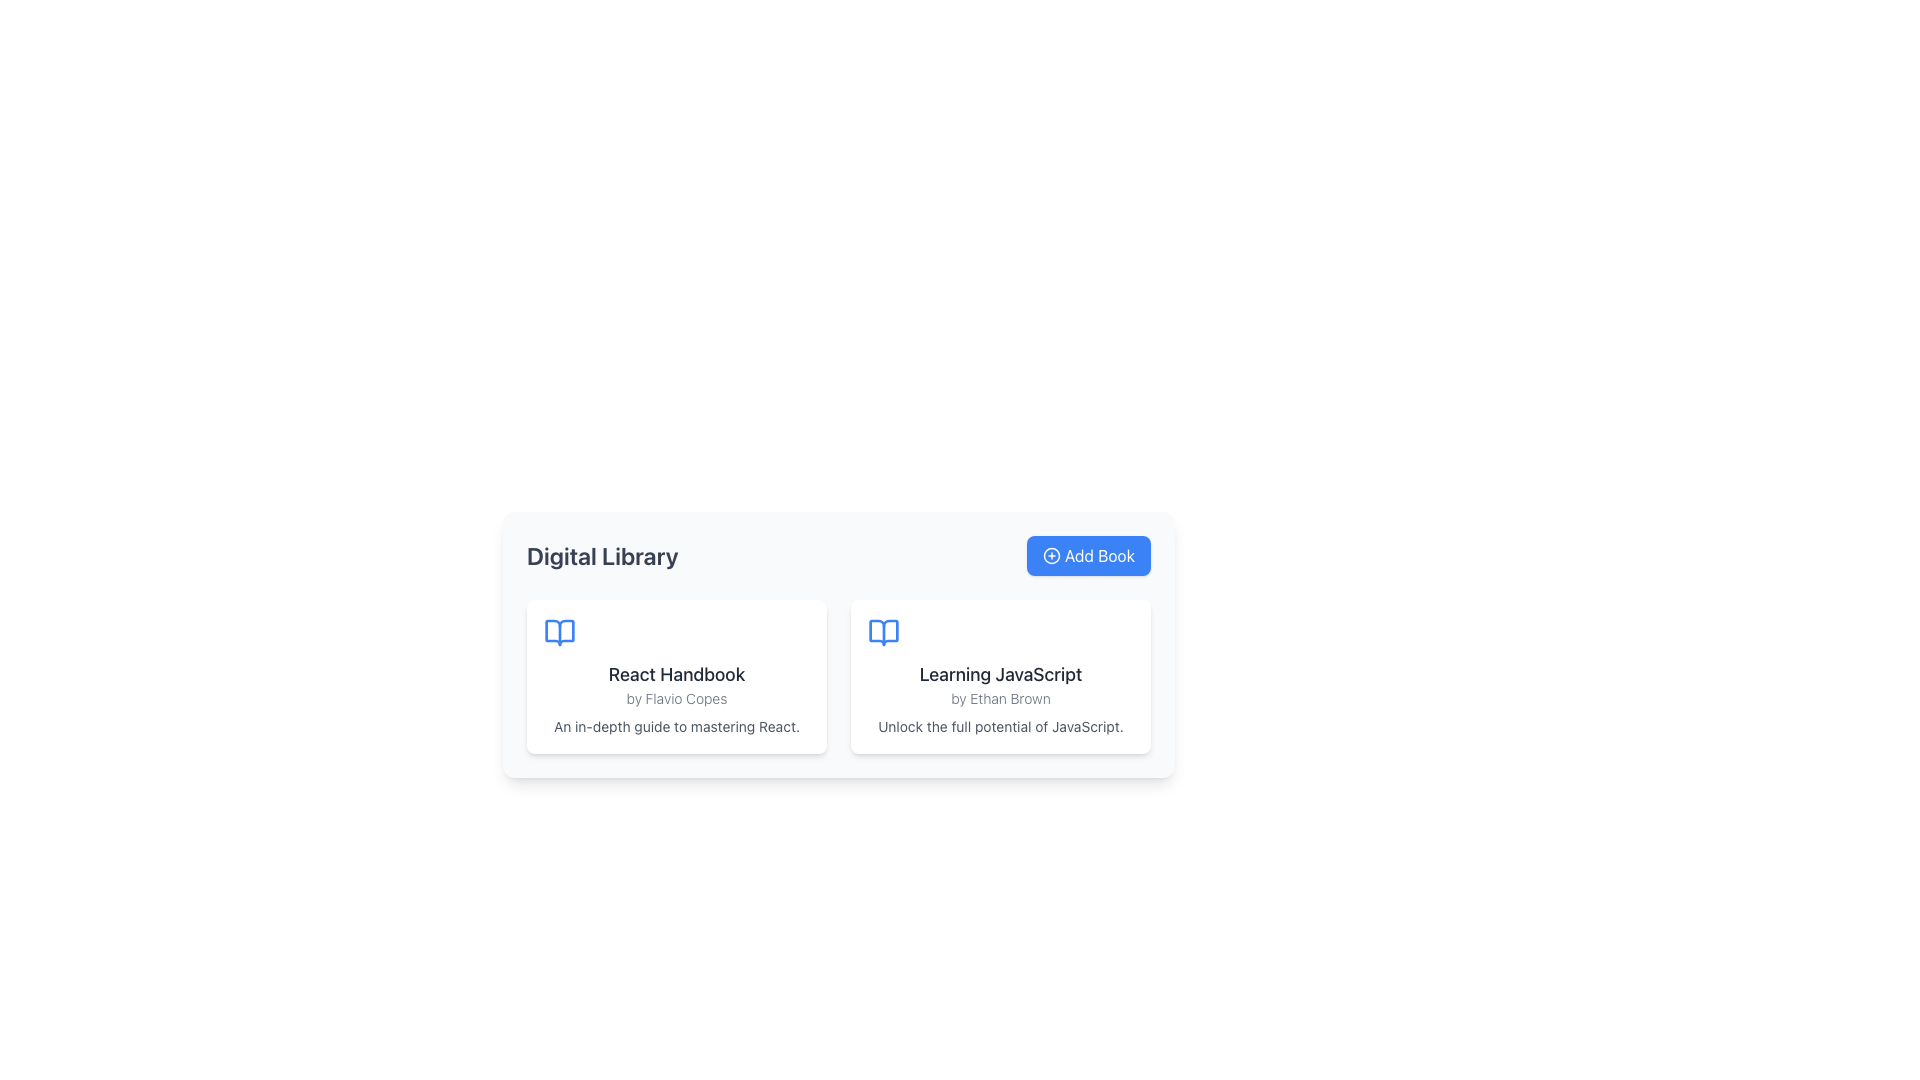 The image size is (1920, 1080). What do you see at coordinates (839, 676) in the screenshot?
I see `the grid containing book listing components to trigger styling changes for each book section` at bounding box center [839, 676].